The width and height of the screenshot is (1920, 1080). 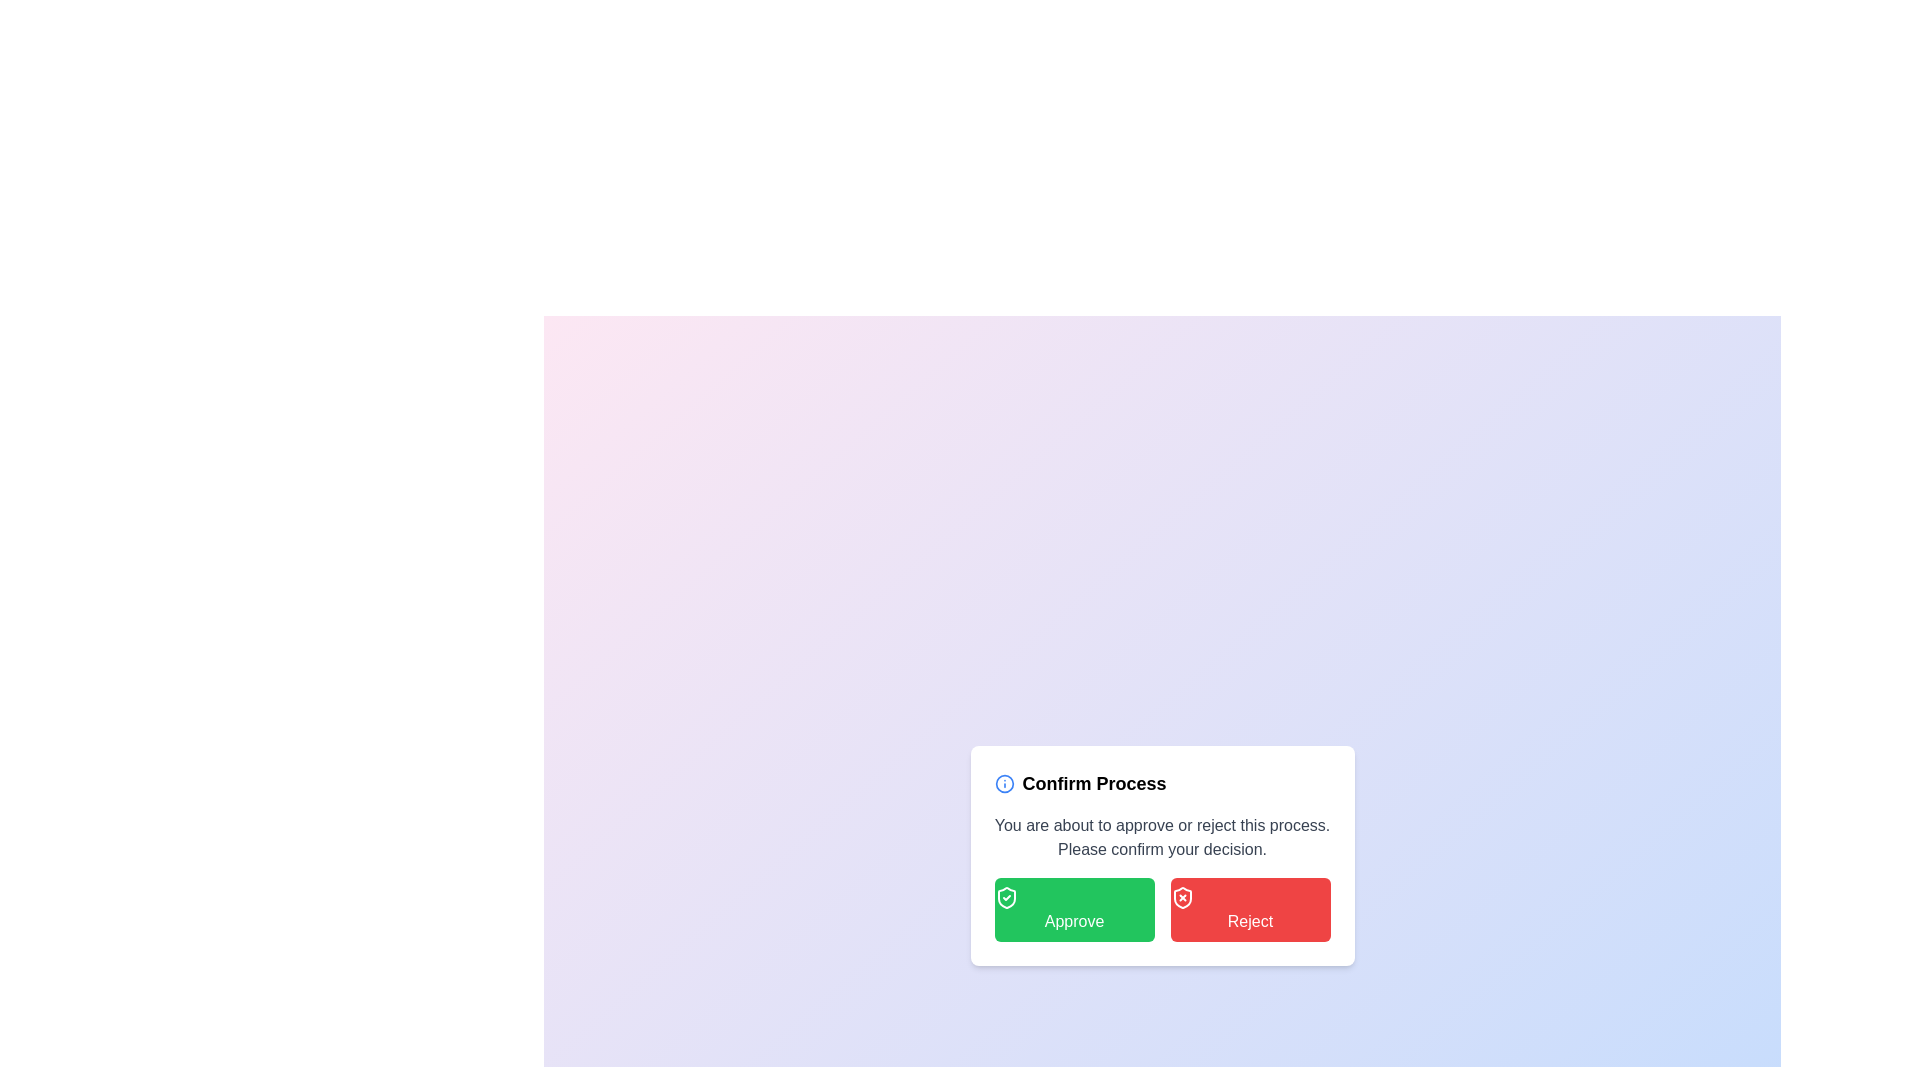 What do you see at coordinates (1093, 782) in the screenshot?
I see `text label 'Confirm Process' located in the card interface, which is styled in medium-large bold font and positioned to the right of the blue info icon` at bounding box center [1093, 782].